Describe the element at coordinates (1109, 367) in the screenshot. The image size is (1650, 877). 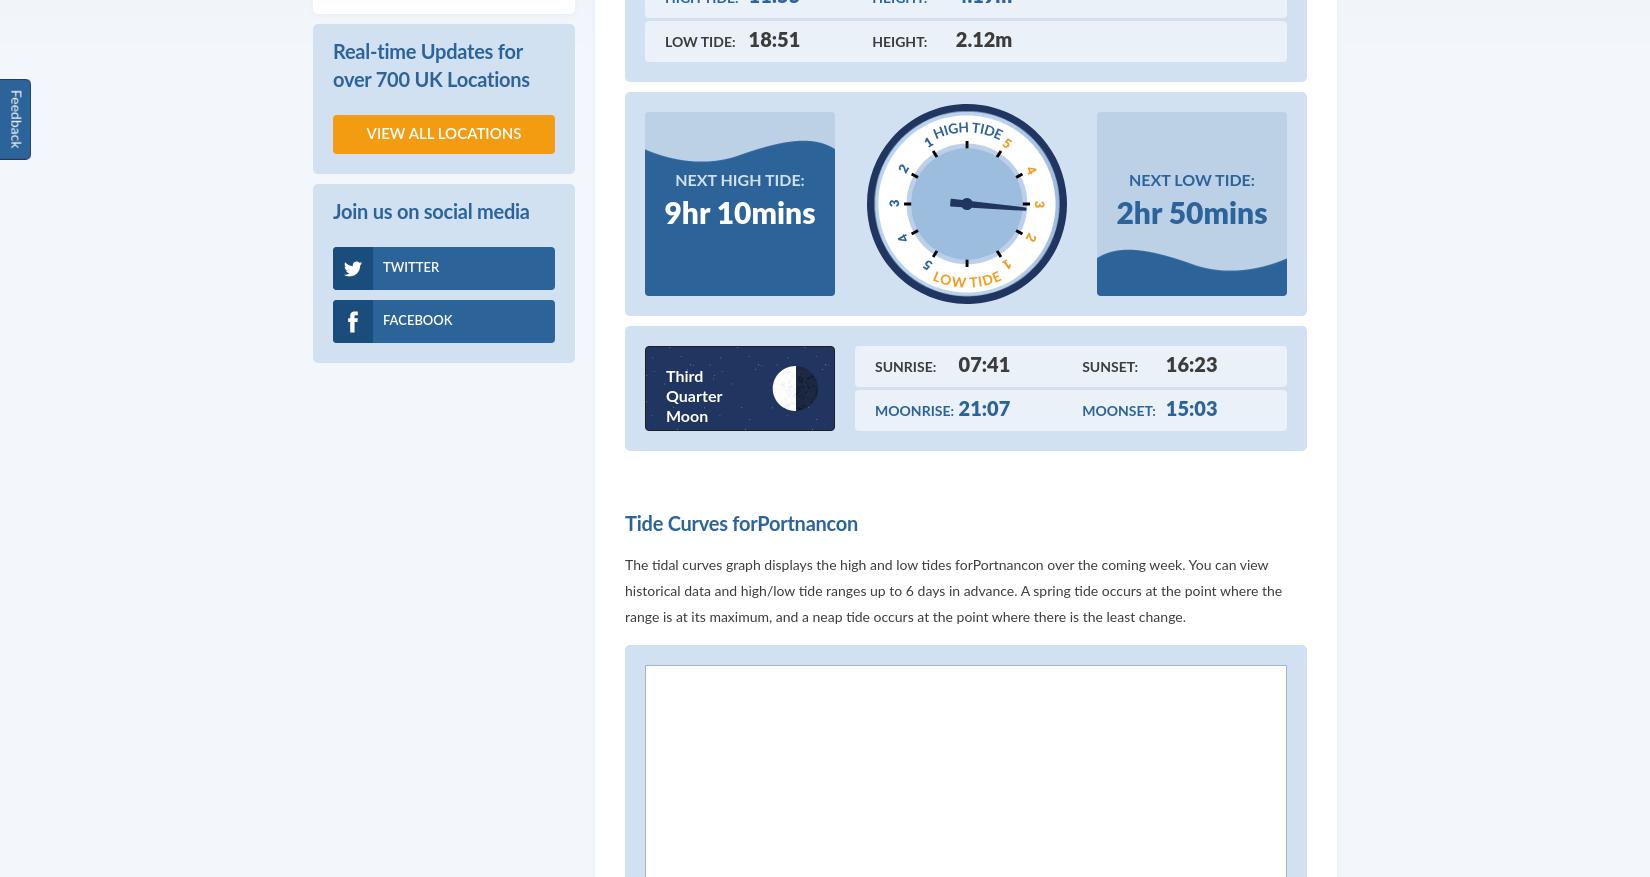
I see `'Sunset:'` at that location.